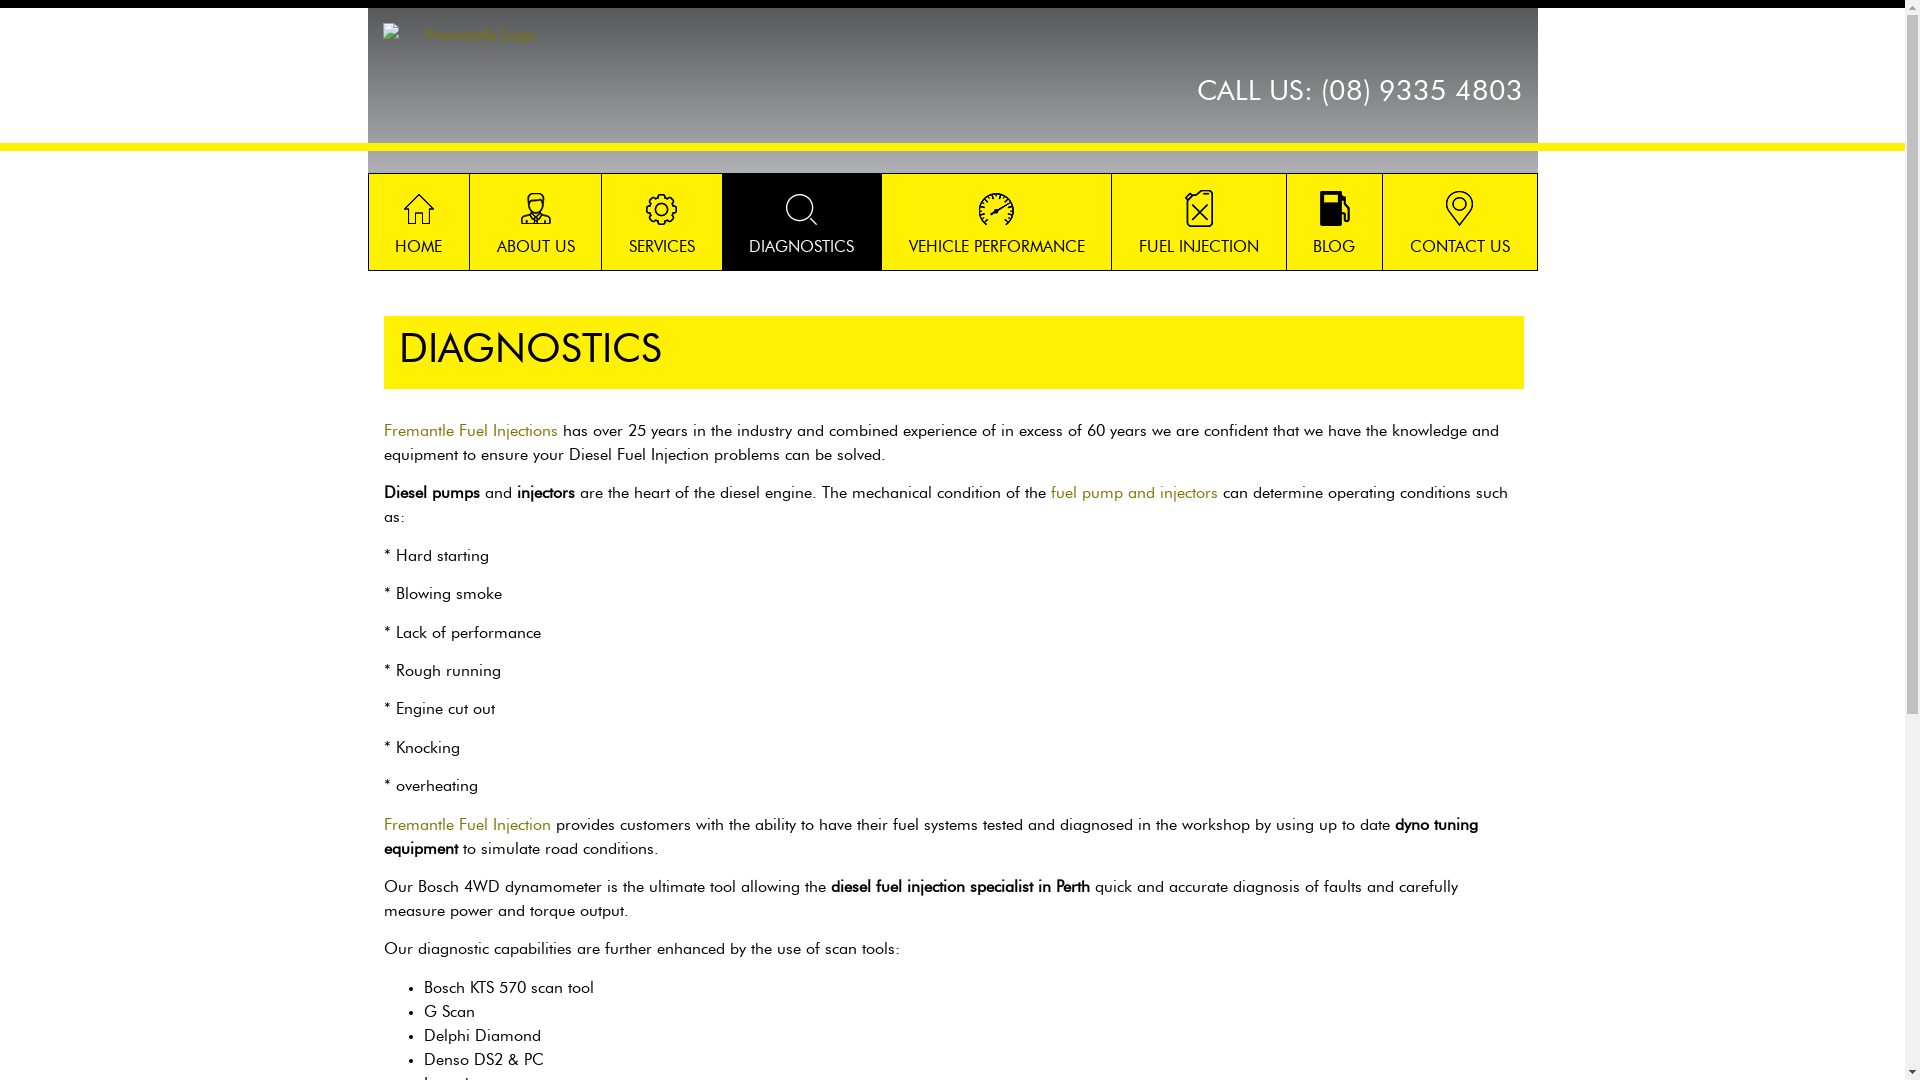 The image size is (1920, 1080). What do you see at coordinates (881, 222) in the screenshot?
I see `'VEHICLE PERFORMANCE'` at bounding box center [881, 222].